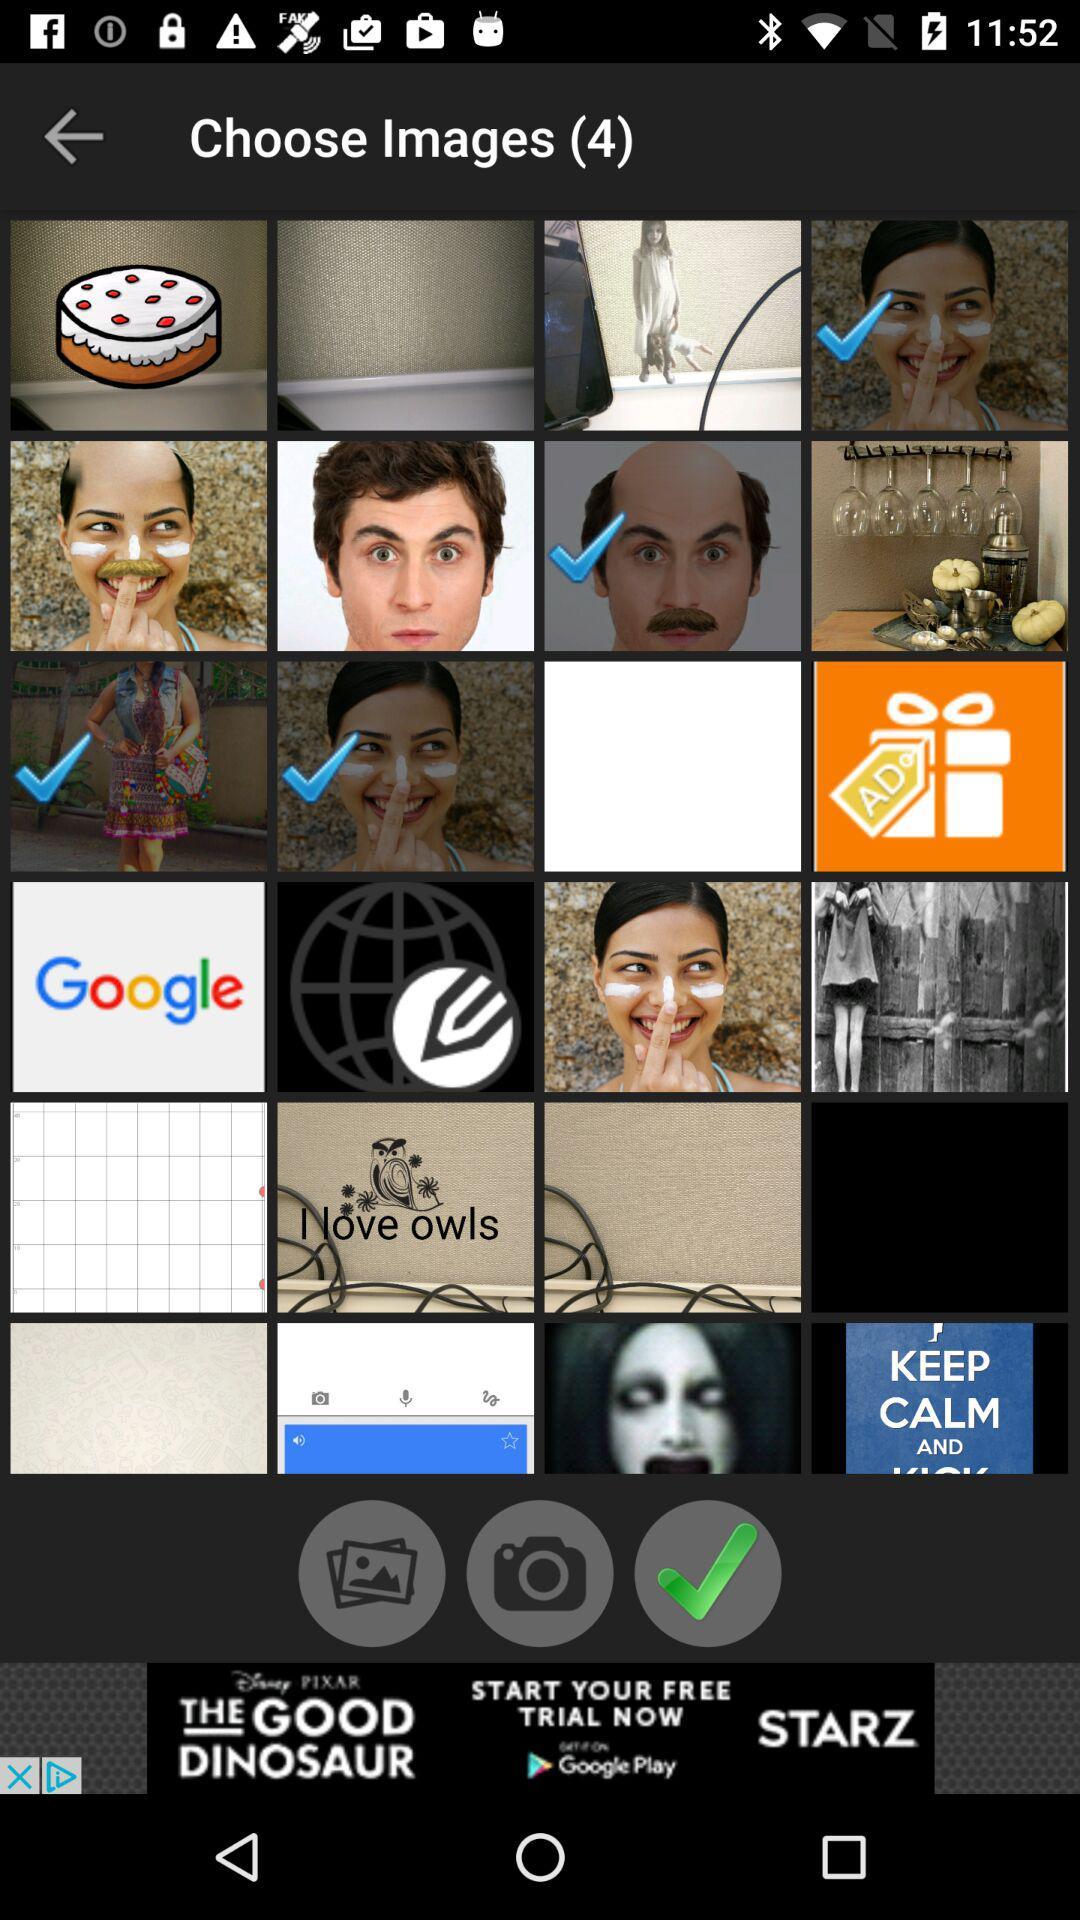  Describe the element at coordinates (672, 1402) in the screenshot. I see `include image in video` at that location.